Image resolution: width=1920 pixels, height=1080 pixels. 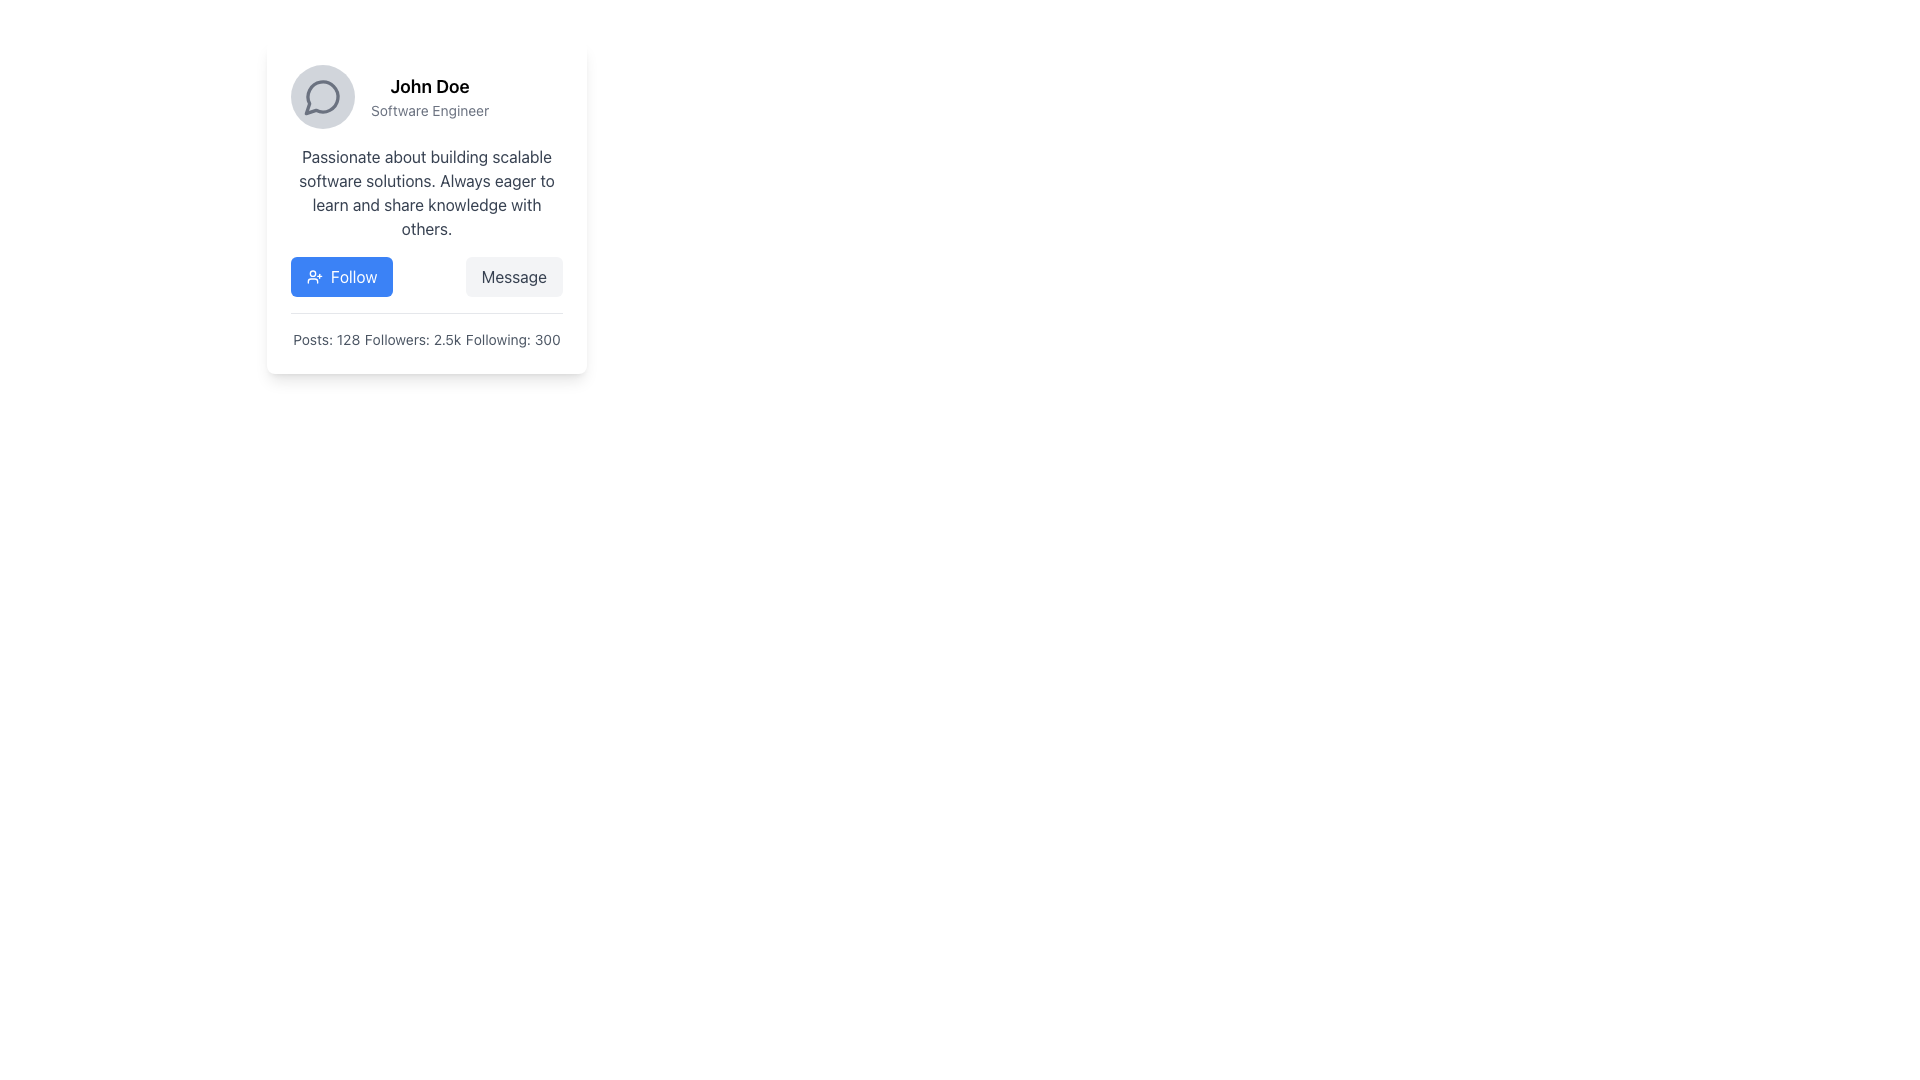 I want to click on the text label displaying 'Software Engineer' which is located beneath the 'John Doe' text in a card layout, so click(x=429, y=111).